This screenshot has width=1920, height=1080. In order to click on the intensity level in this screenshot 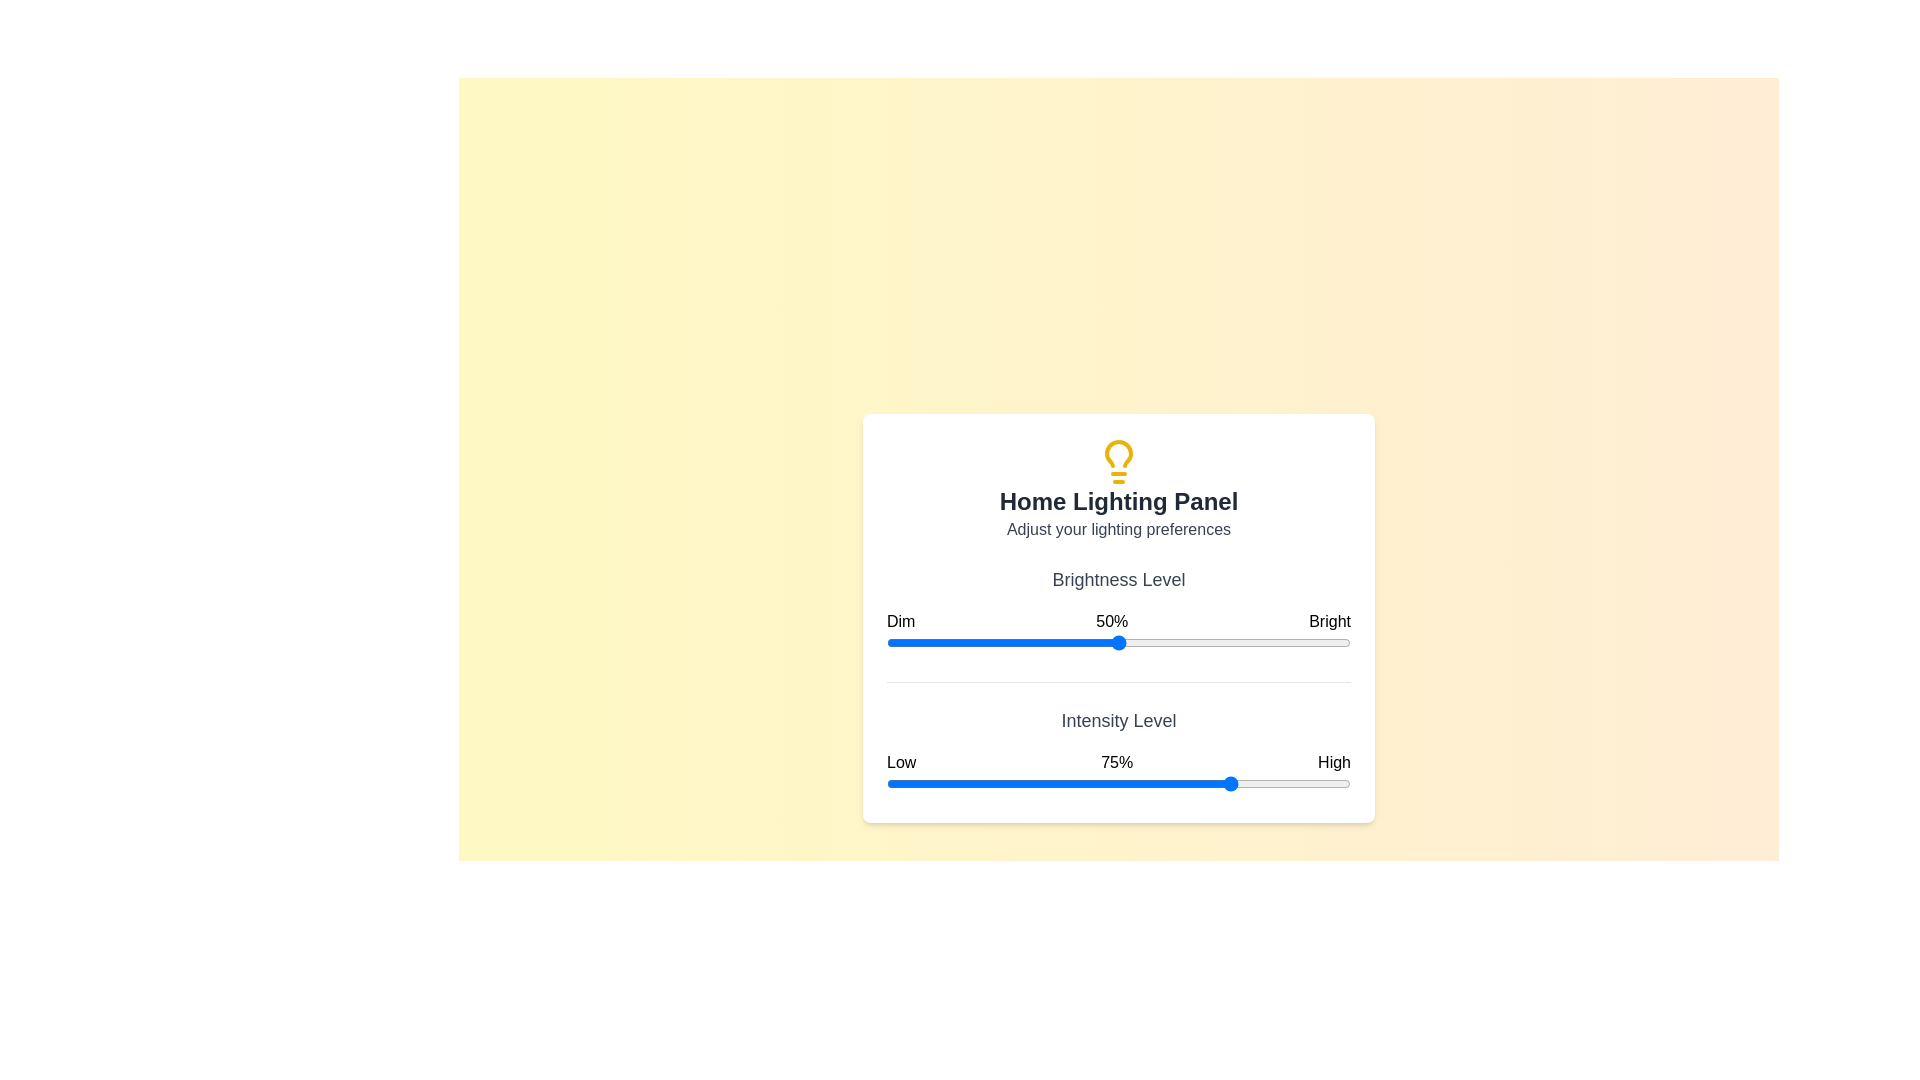, I will do `click(1137, 782)`.